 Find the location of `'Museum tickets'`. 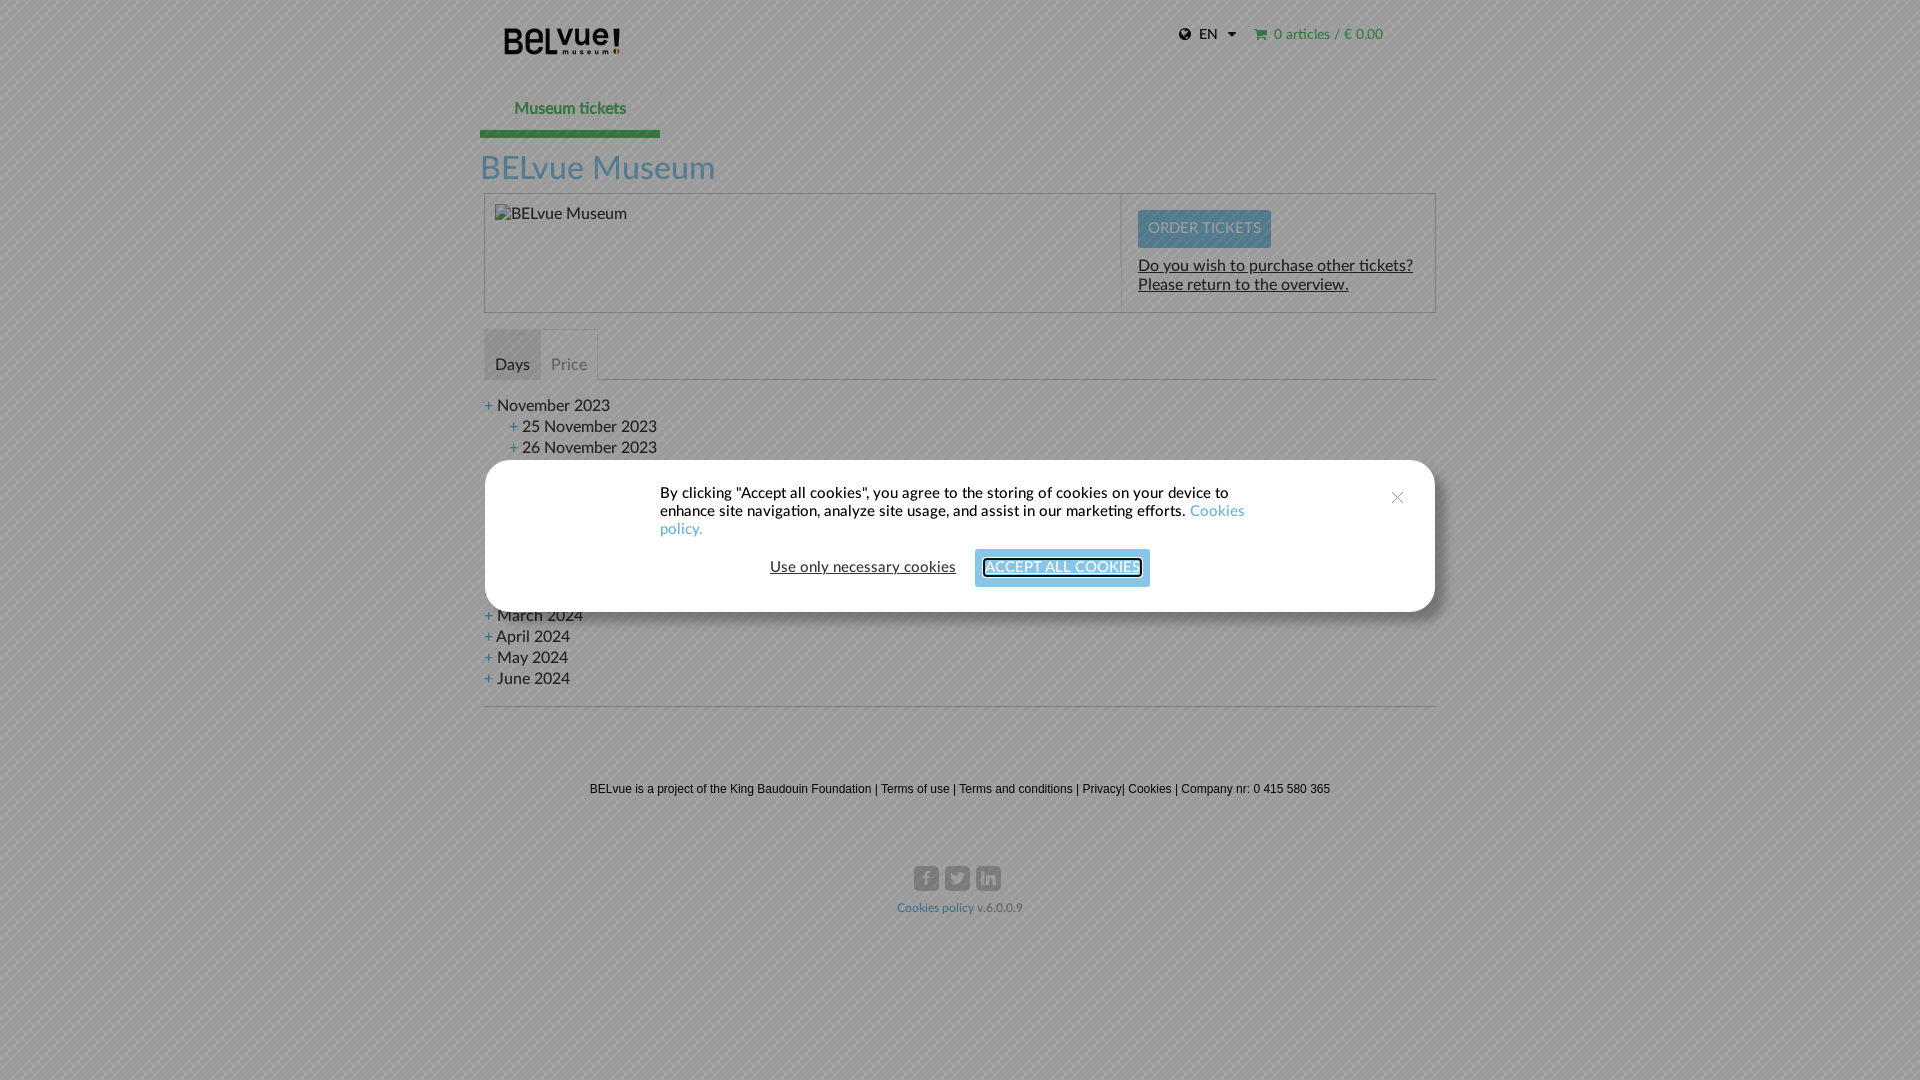

'Museum tickets' is located at coordinates (480, 110).